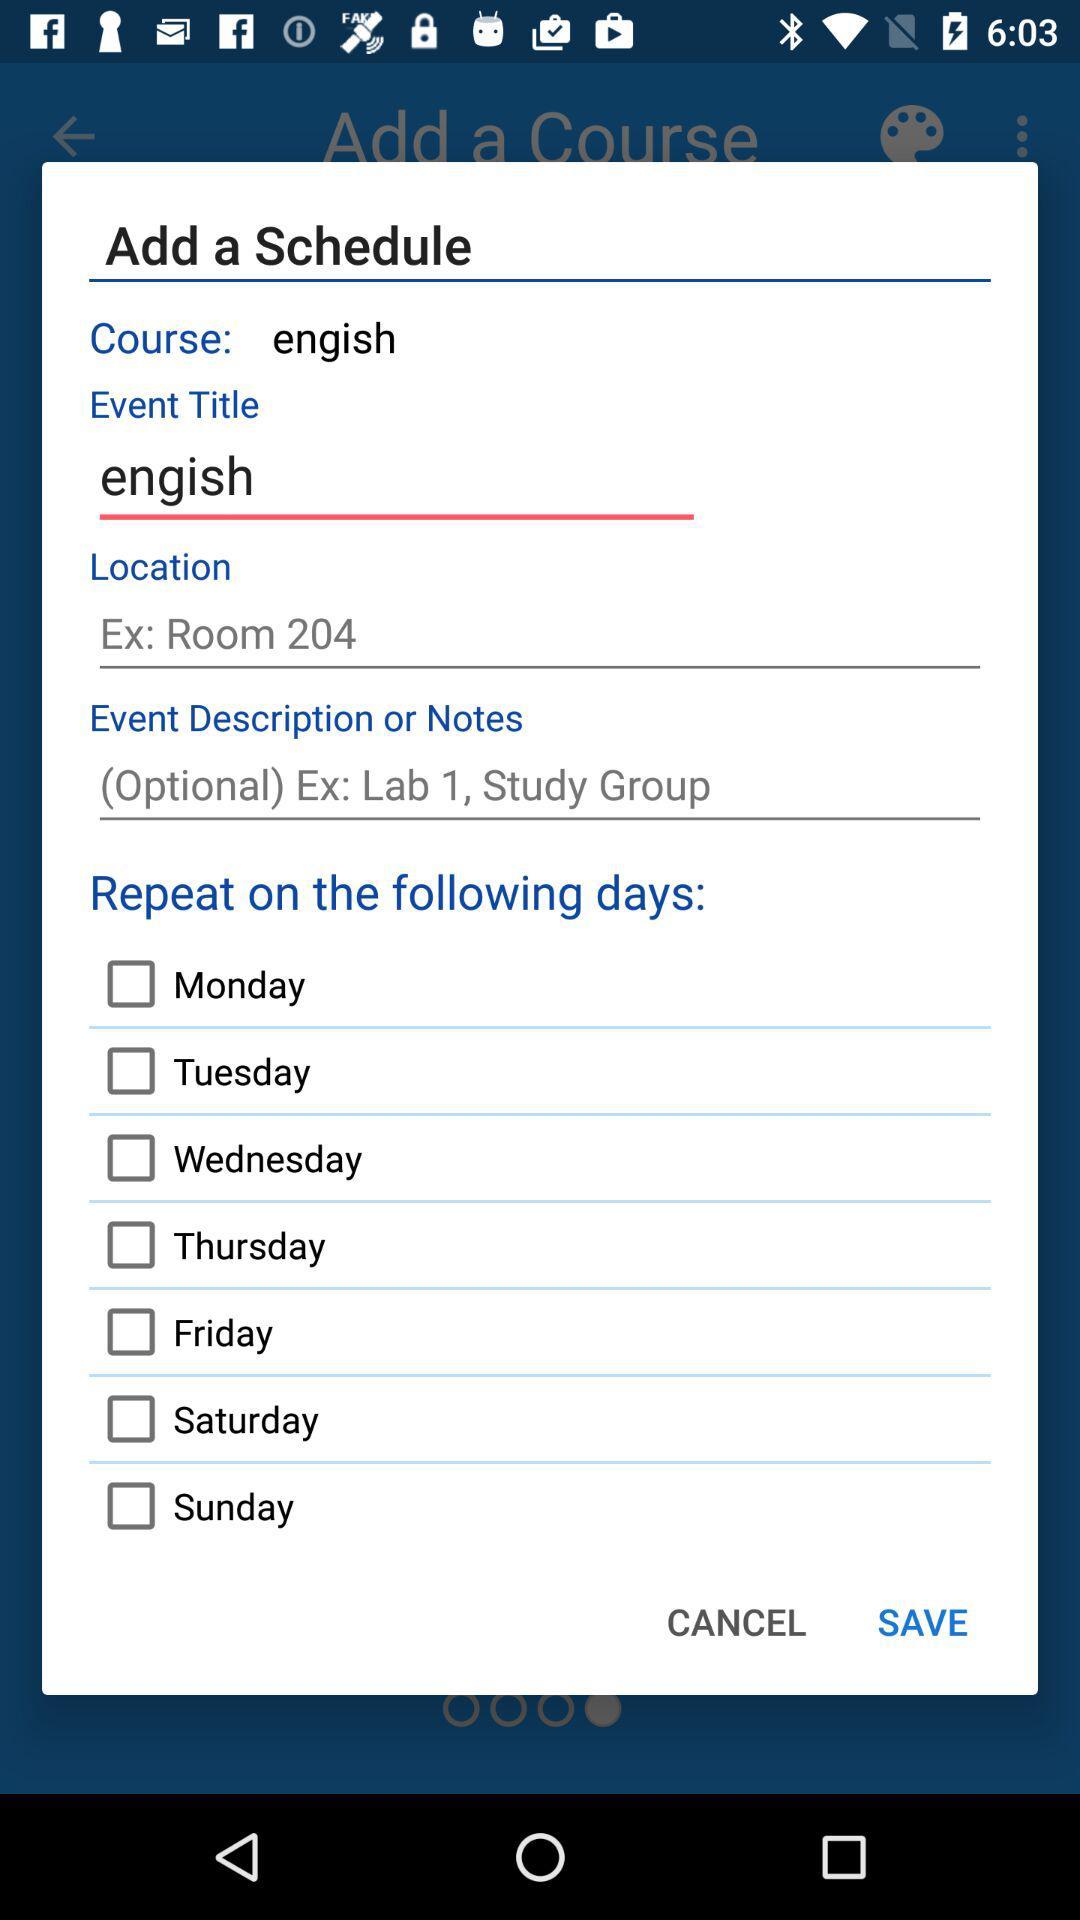 This screenshot has width=1080, height=1920. Describe the element at coordinates (736, 1621) in the screenshot. I see `the item next to the sunday` at that location.